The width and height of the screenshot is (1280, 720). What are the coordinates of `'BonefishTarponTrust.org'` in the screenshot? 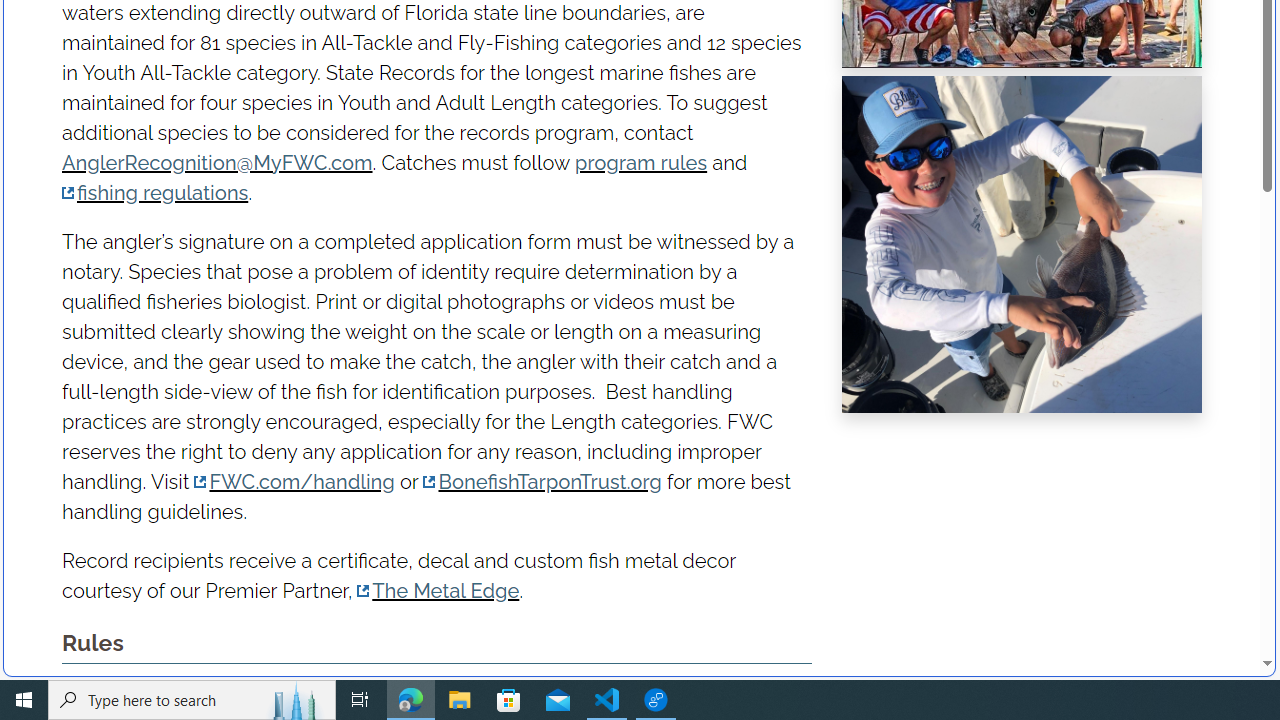 It's located at (542, 481).